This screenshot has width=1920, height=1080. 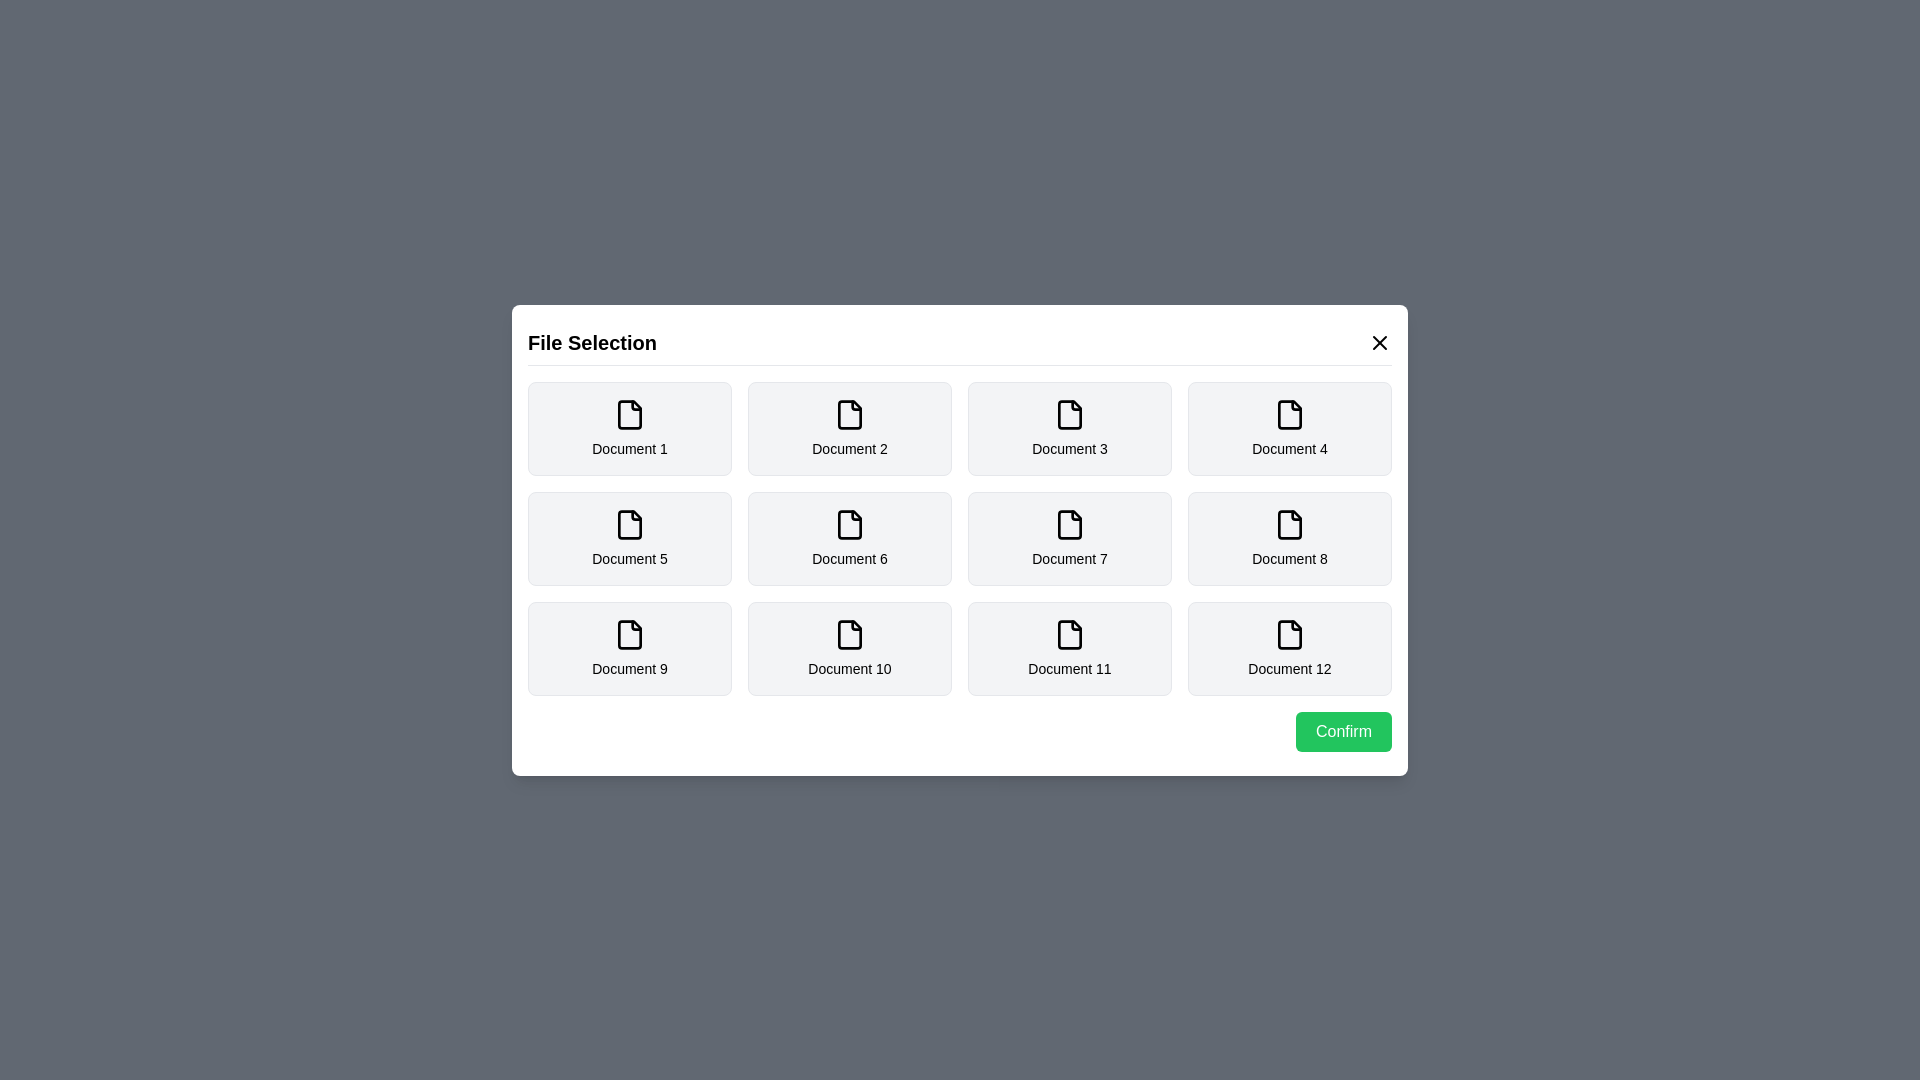 I want to click on the 'Confirm' button to finalize the selection, so click(x=1344, y=731).